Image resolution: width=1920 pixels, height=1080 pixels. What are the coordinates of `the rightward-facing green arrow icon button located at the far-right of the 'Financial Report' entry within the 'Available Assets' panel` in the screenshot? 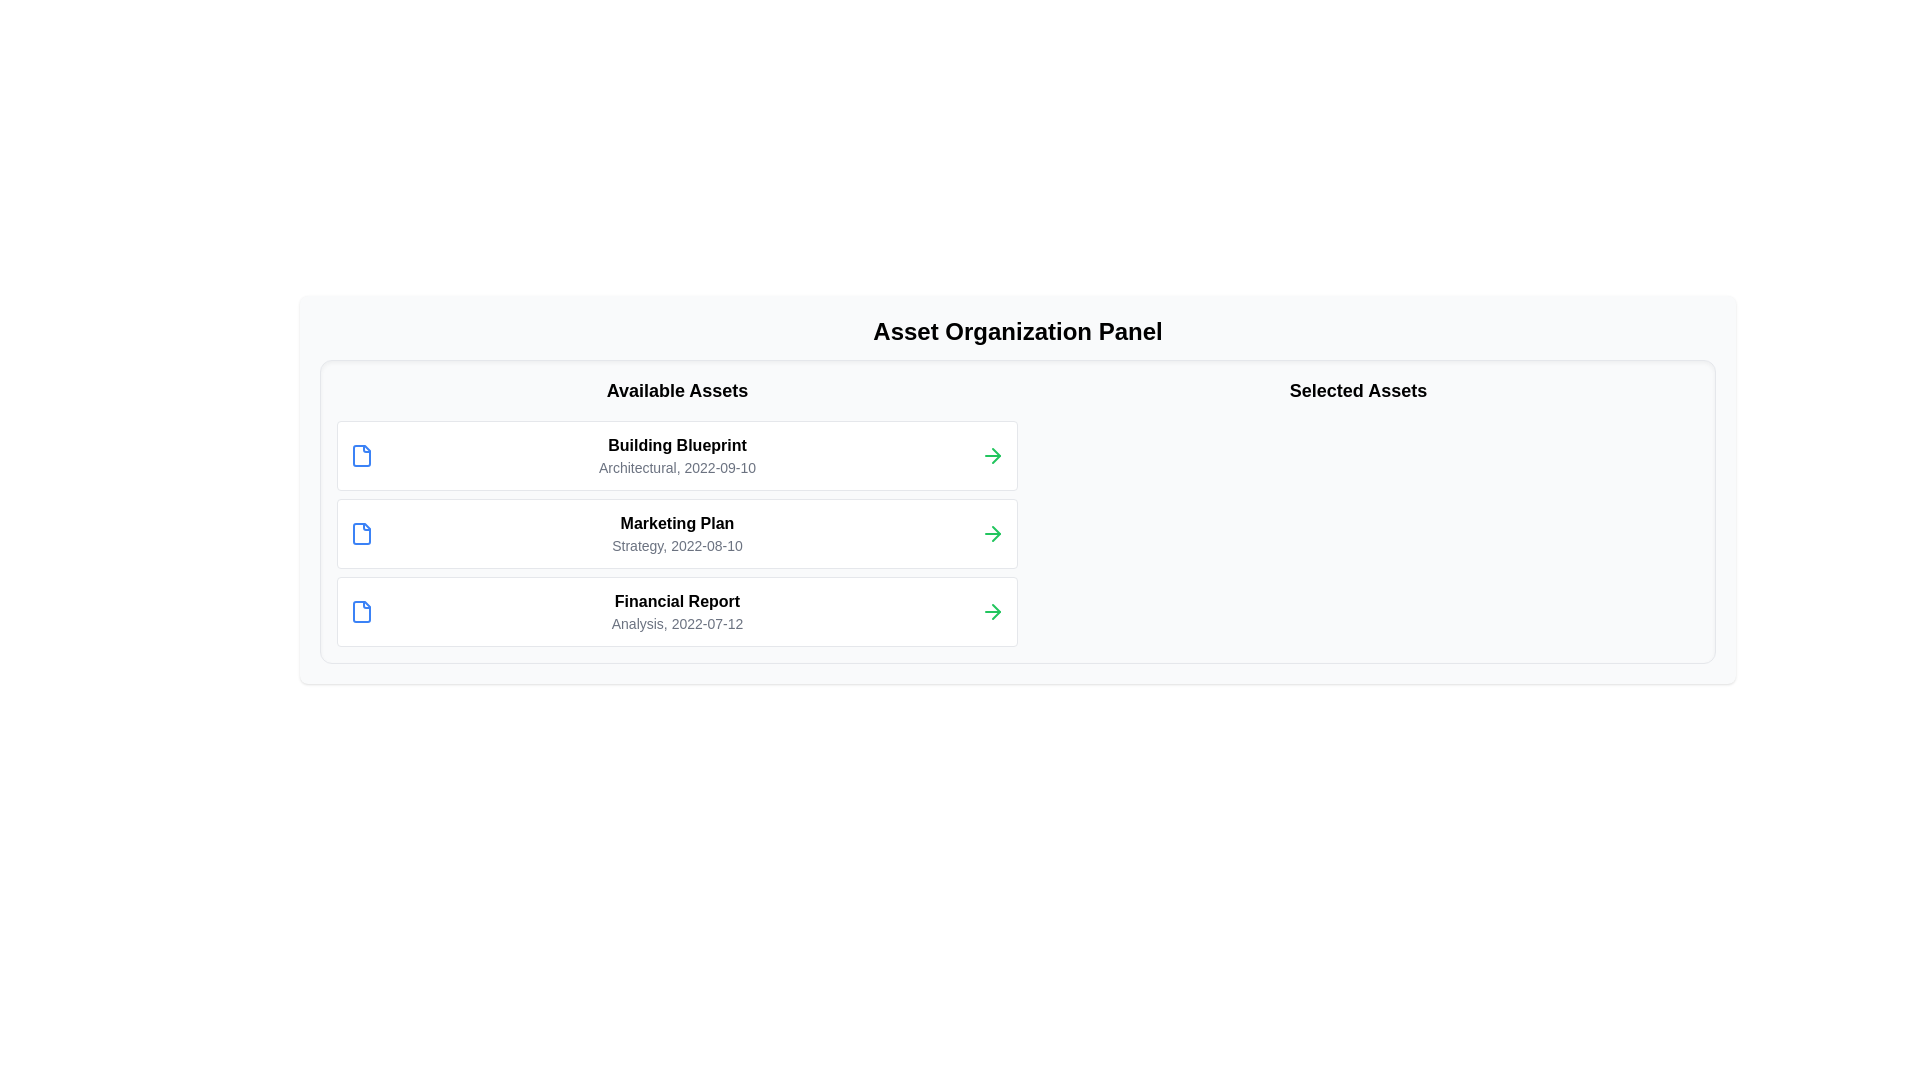 It's located at (993, 611).